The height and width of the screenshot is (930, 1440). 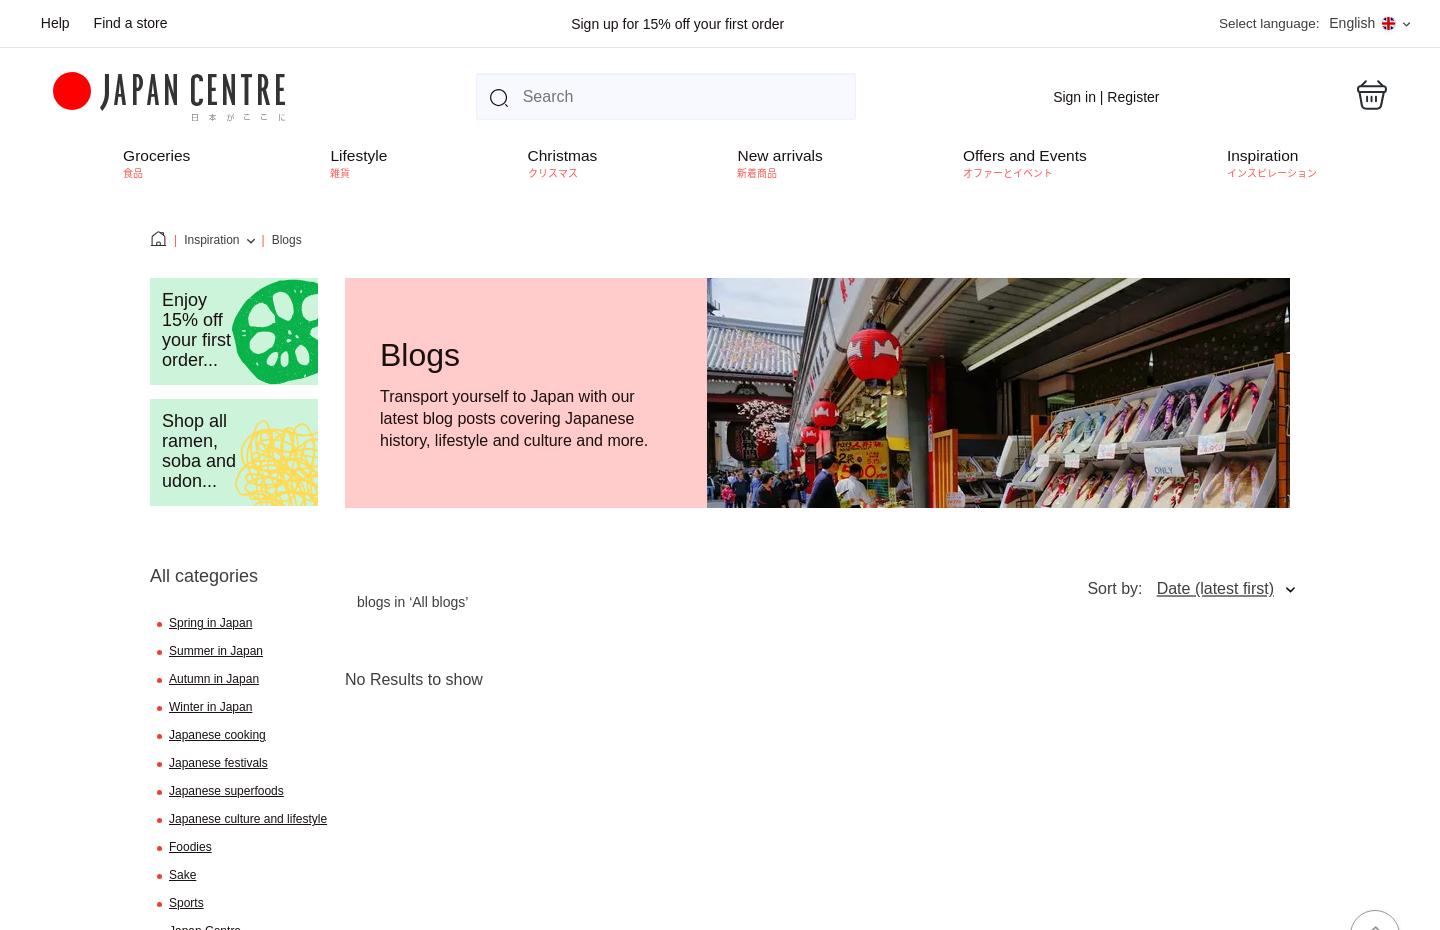 What do you see at coordinates (218, 762) in the screenshot?
I see `'Japanese festivals'` at bounding box center [218, 762].